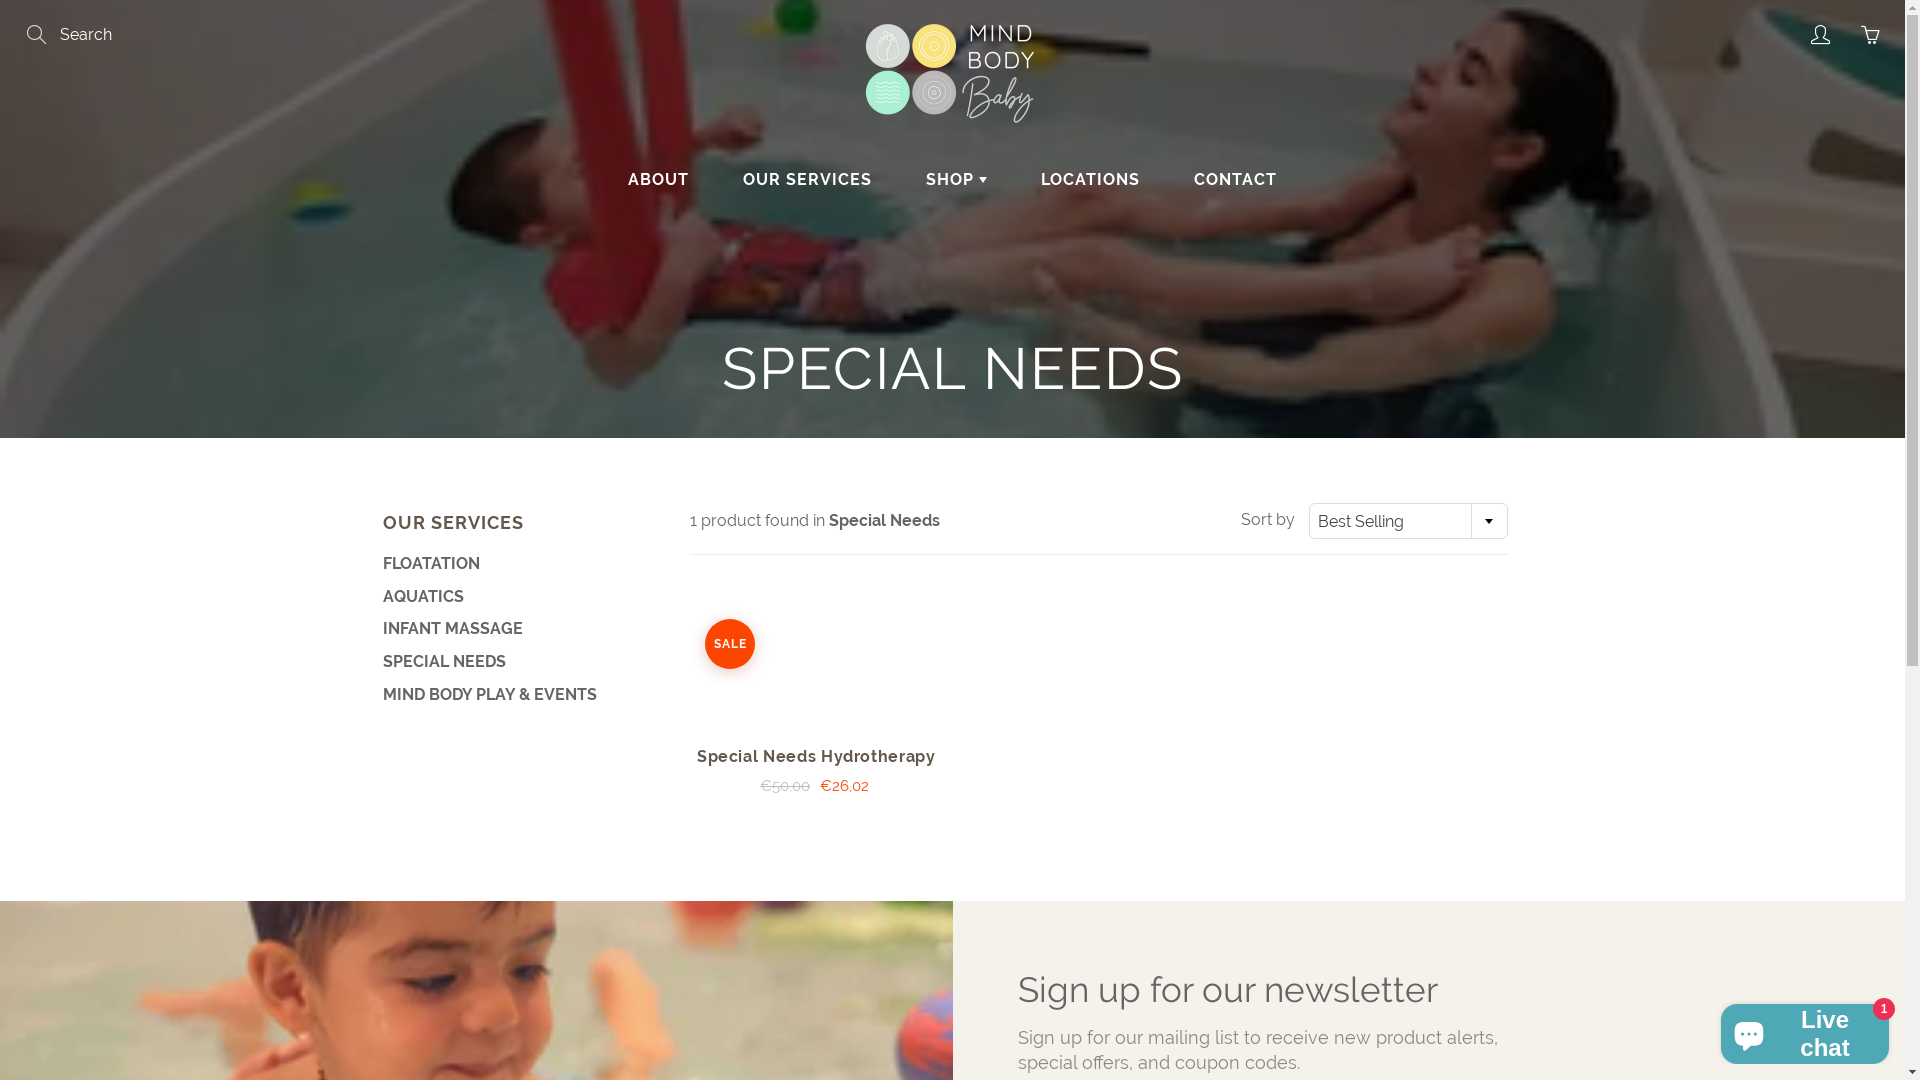 This screenshot has height=1080, width=1920. Describe the element at coordinates (900, 180) in the screenshot. I see `'SHOP'` at that location.